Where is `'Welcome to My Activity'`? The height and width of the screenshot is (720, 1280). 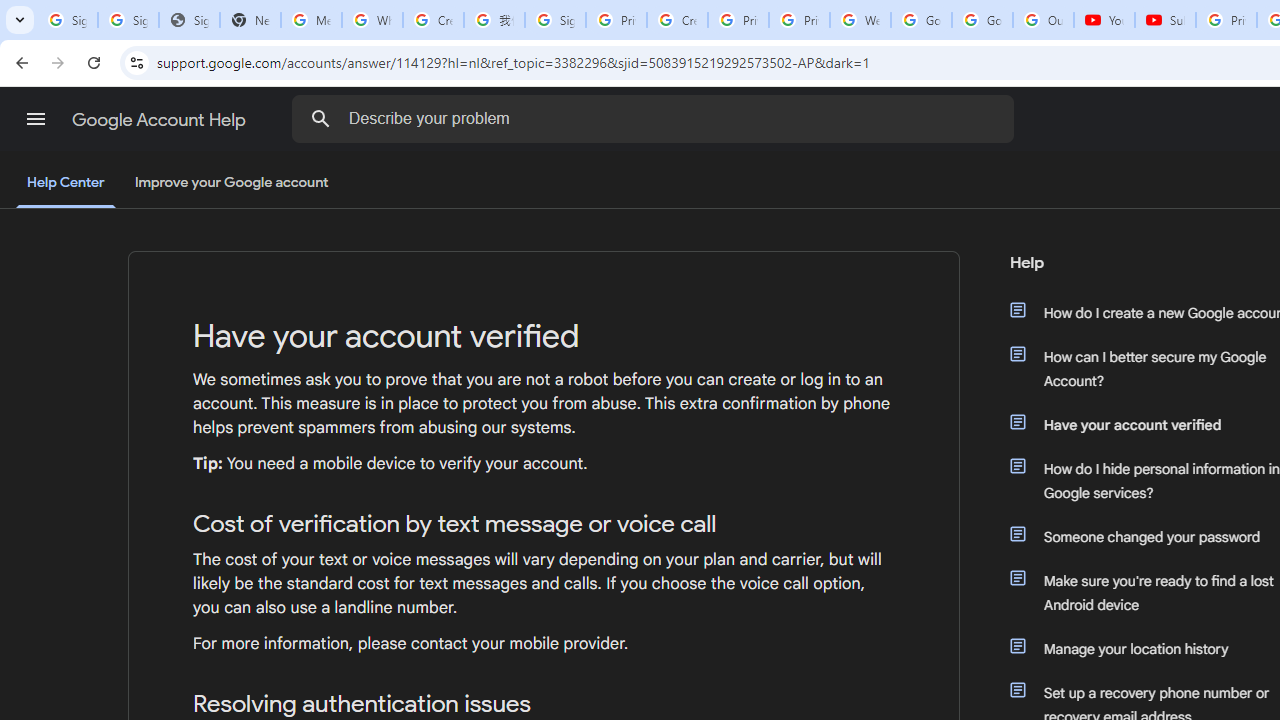 'Welcome to My Activity' is located at coordinates (860, 20).